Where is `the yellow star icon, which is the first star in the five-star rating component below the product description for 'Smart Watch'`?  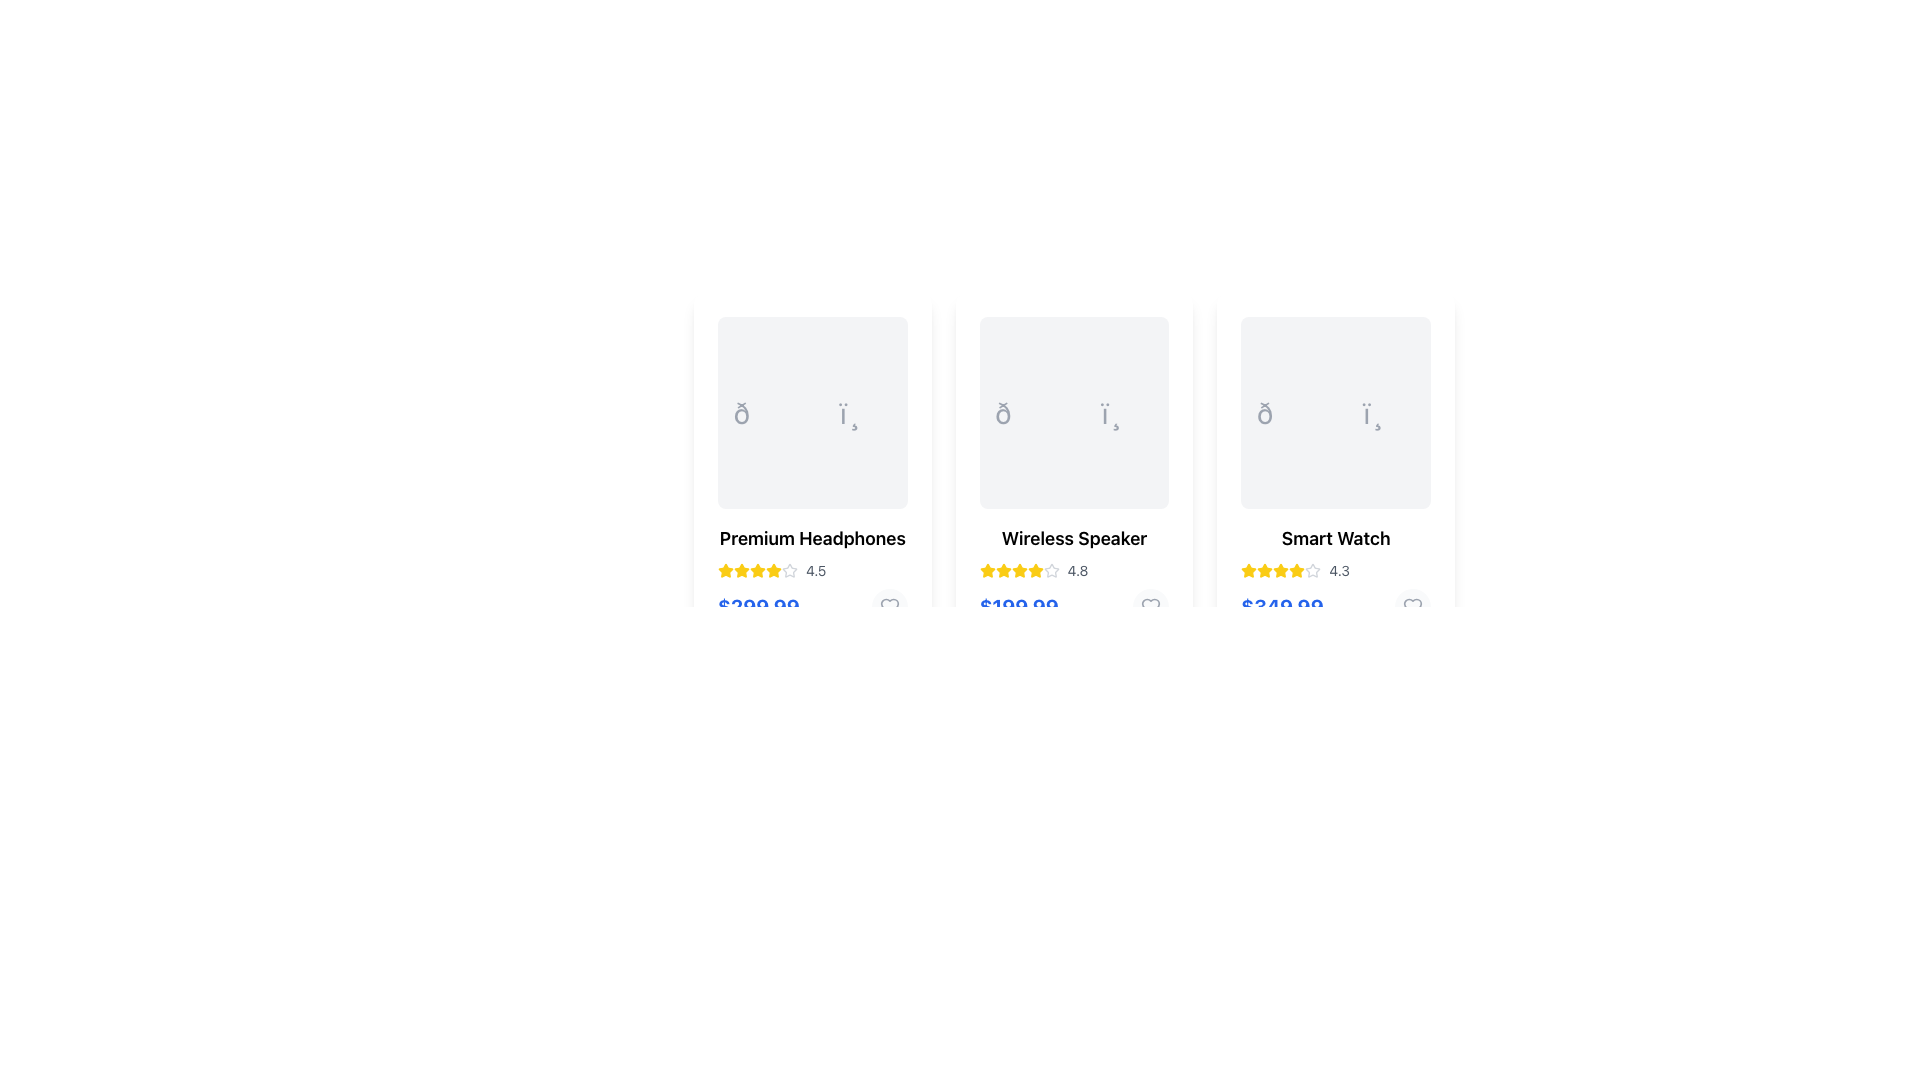
the yellow star icon, which is the first star in the five-star rating component below the product description for 'Smart Watch' is located at coordinates (1248, 570).